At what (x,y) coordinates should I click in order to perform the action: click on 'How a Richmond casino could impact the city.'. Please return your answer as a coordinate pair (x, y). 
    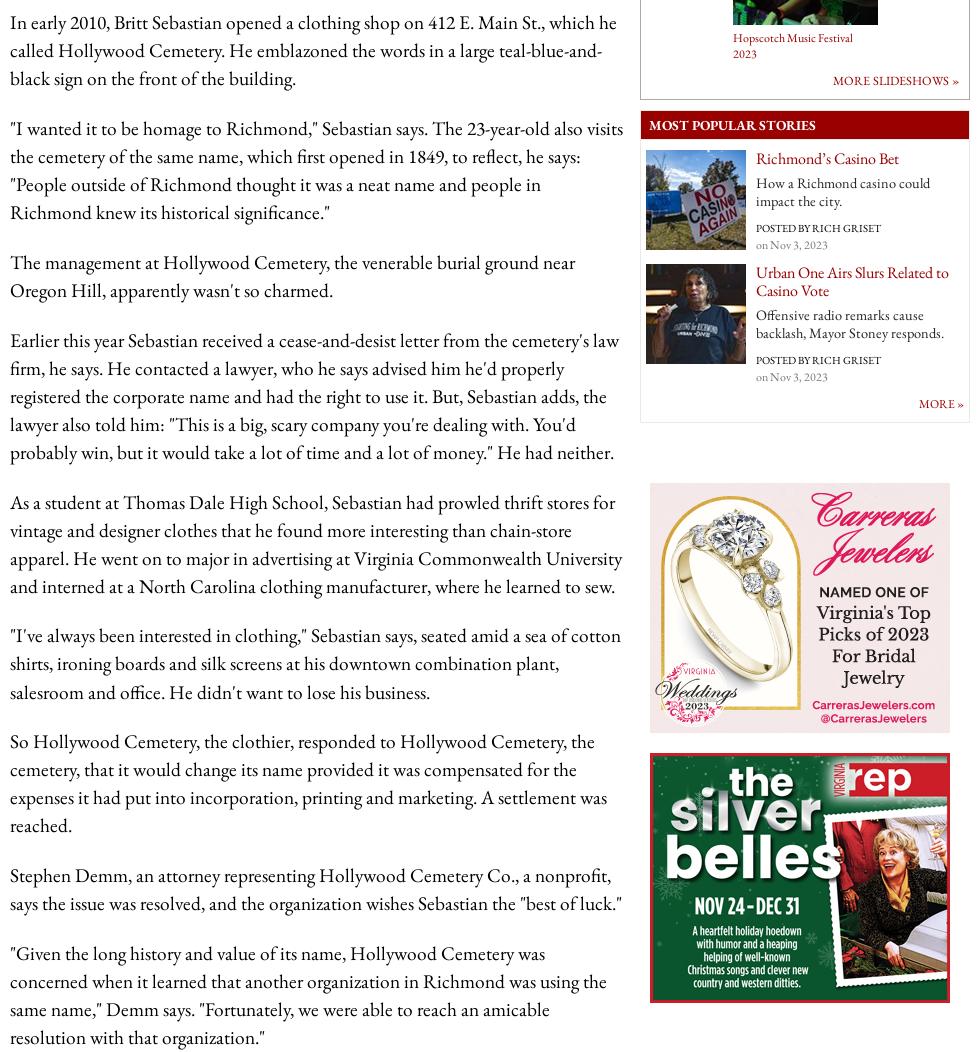
    Looking at the image, I should click on (842, 190).